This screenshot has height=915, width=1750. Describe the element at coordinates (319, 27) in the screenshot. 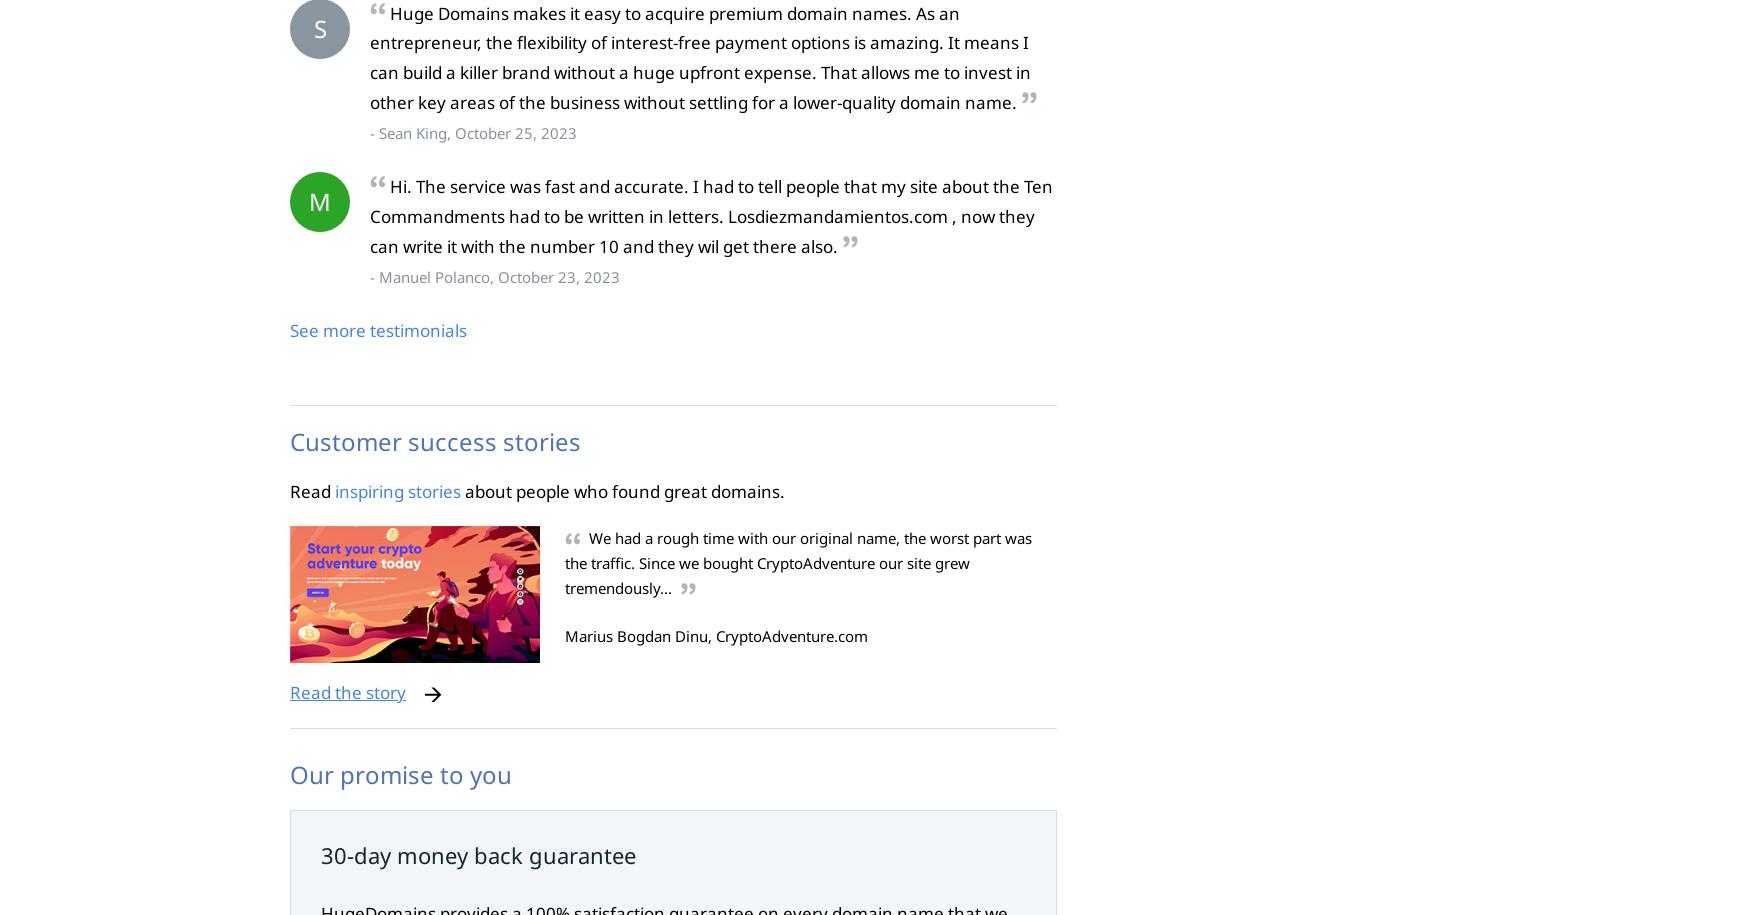

I see `'S'` at that location.